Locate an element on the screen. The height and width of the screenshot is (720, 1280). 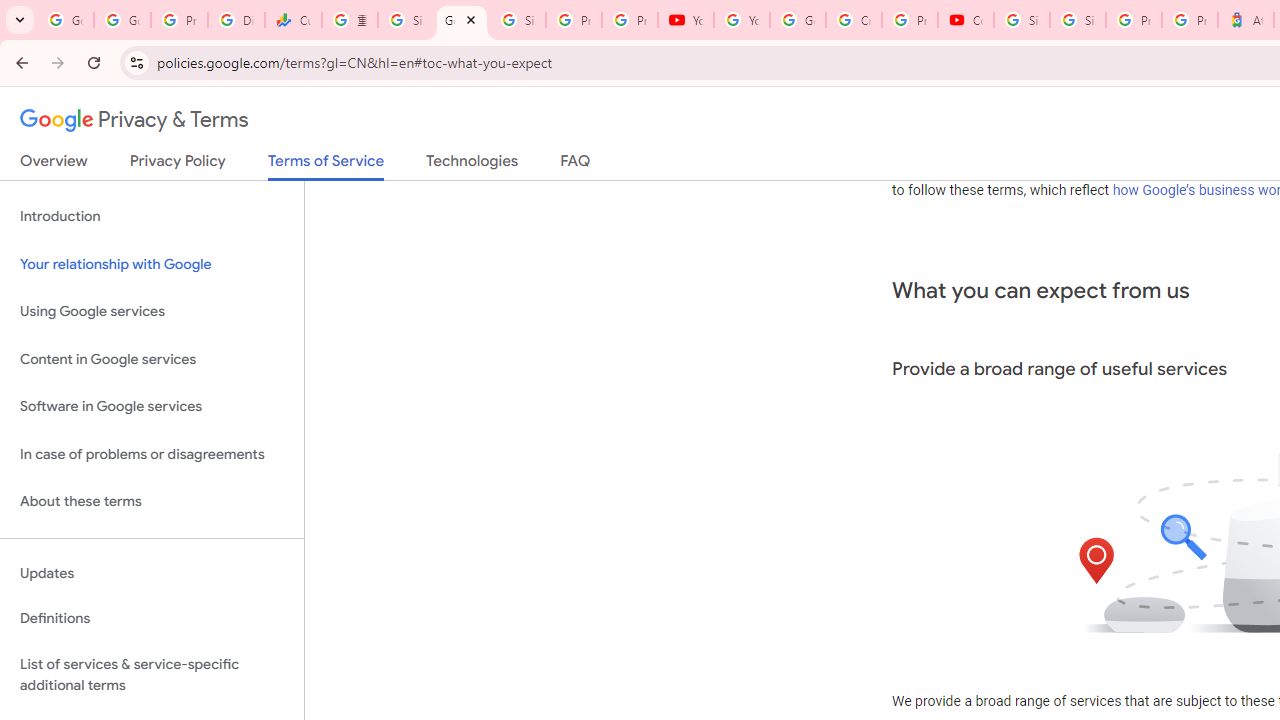
'YouTube' is located at coordinates (741, 20).